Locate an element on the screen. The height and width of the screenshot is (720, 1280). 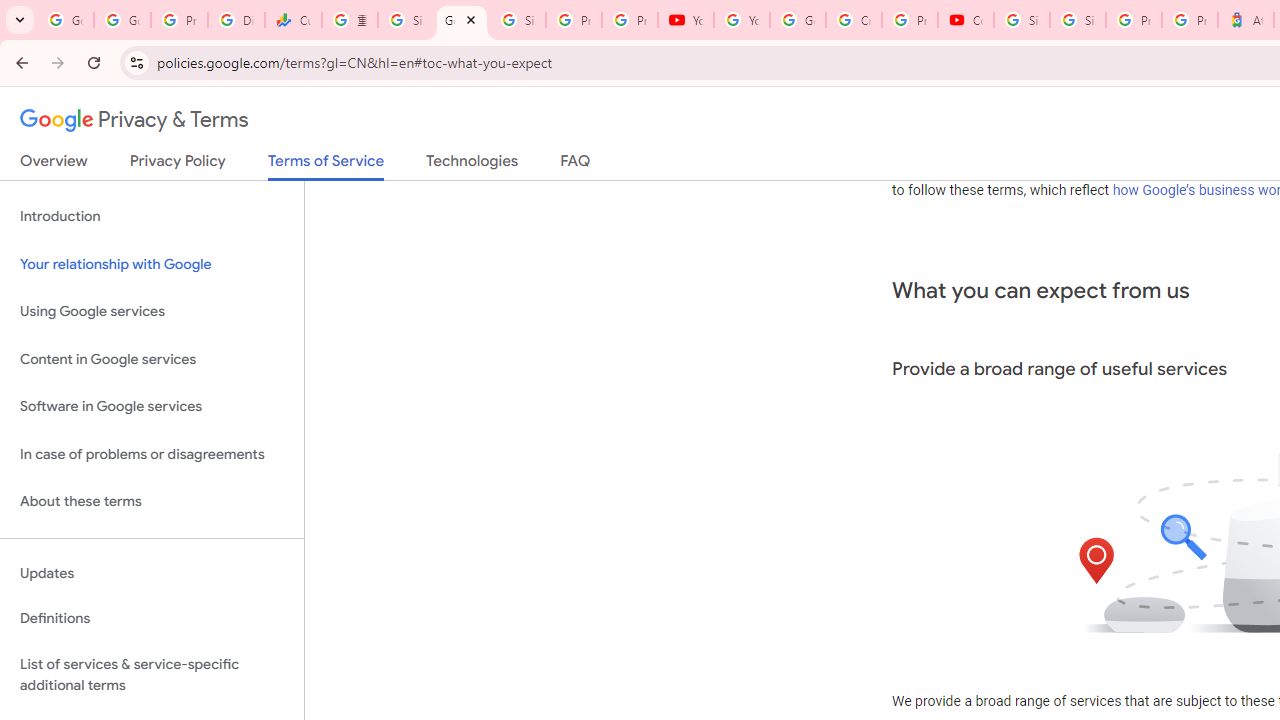
'YouTube' is located at coordinates (741, 20).